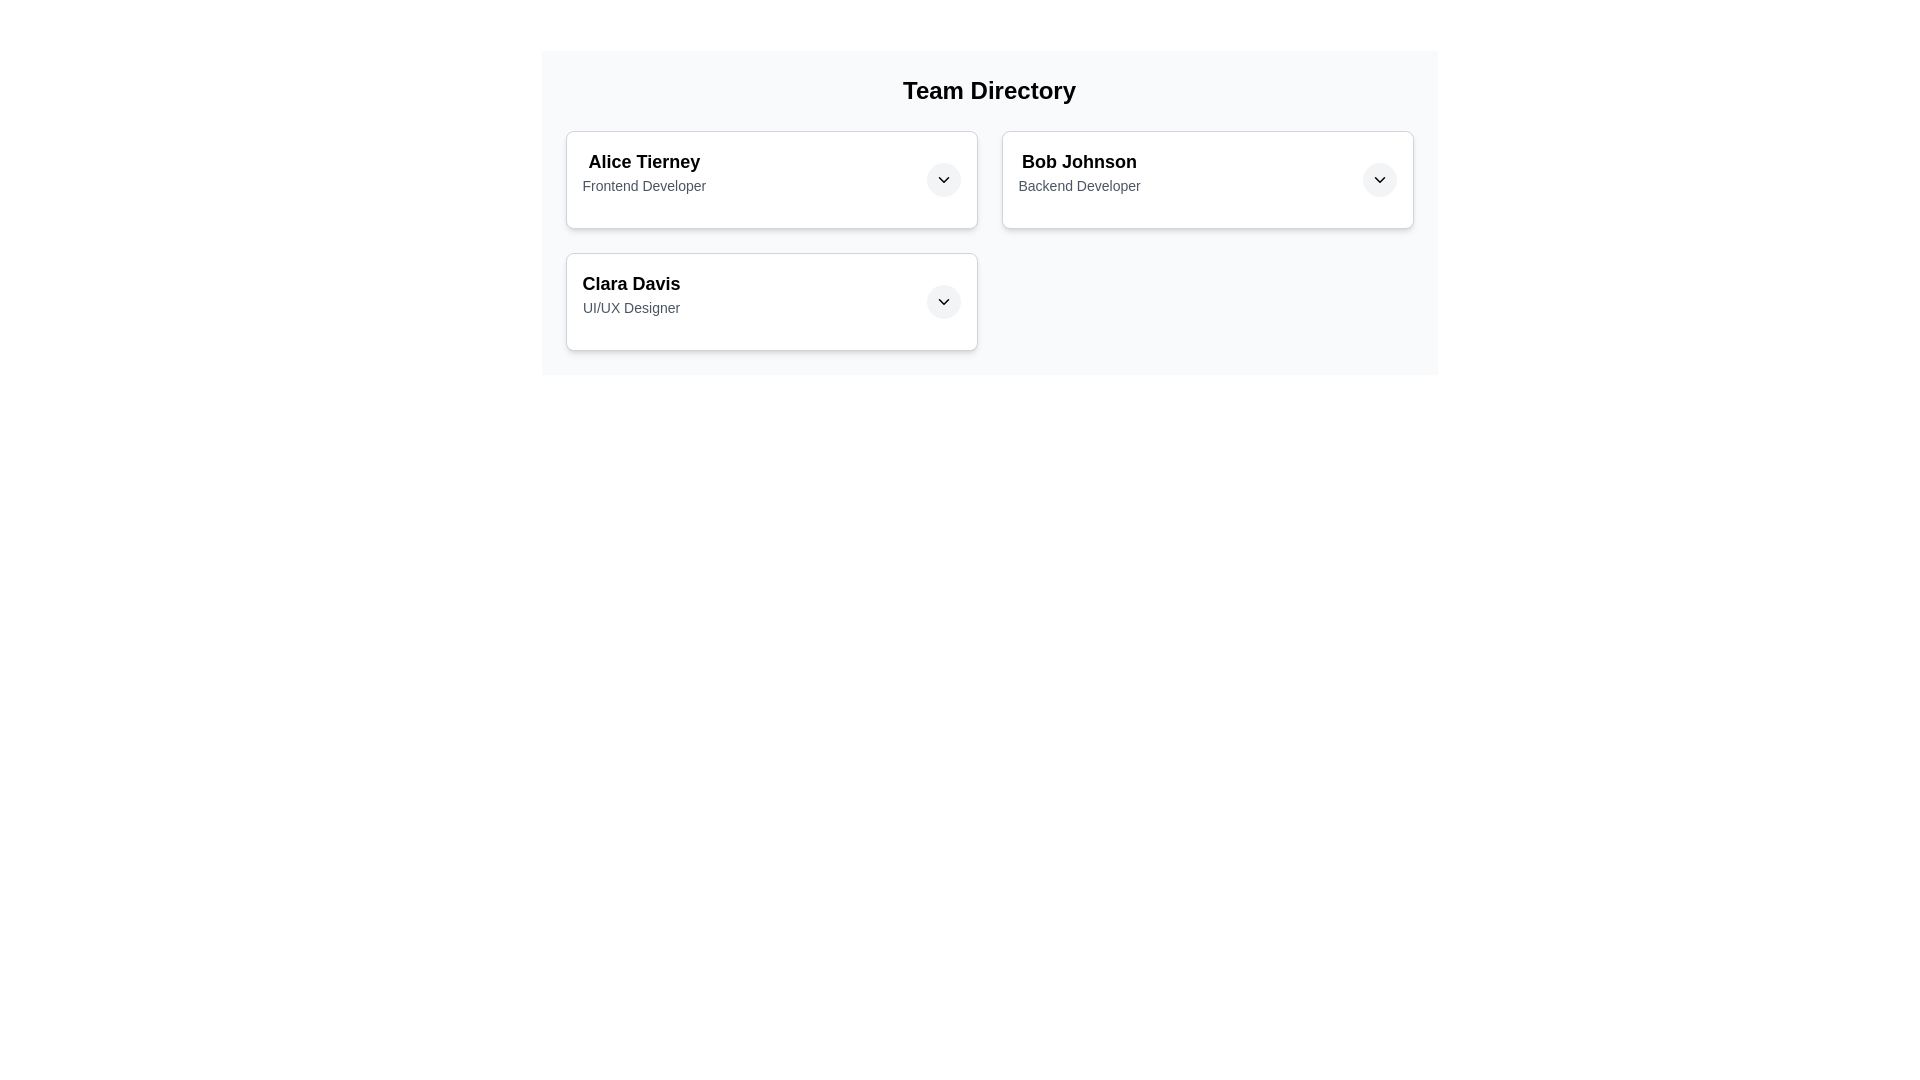 The width and height of the screenshot is (1920, 1080). Describe the element at coordinates (1078, 185) in the screenshot. I see `the Text label indicating the role or position of 'Bob Johnson', located directly below the 'Bob Johnson' text in the right-hand card of the 'Team Directory'` at that location.